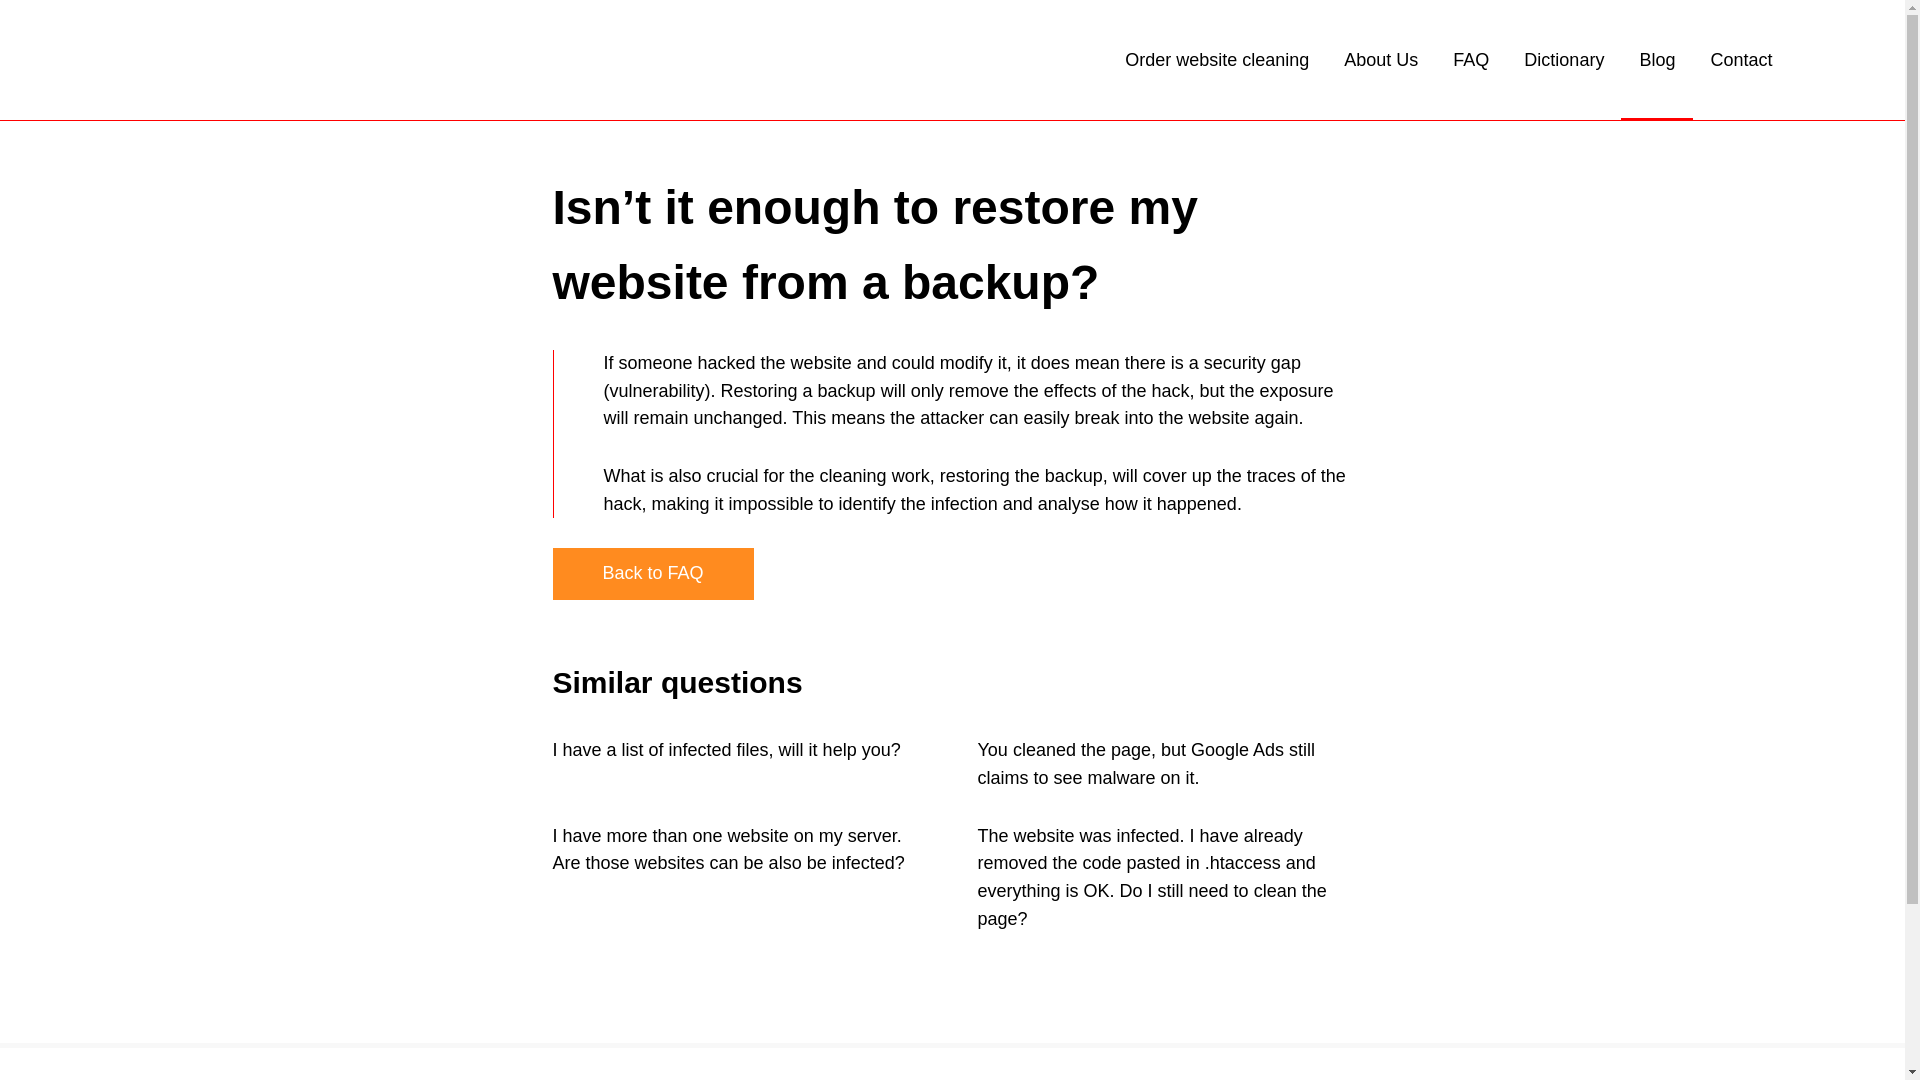 The height and width of the screenshot is (1080, 1920). I want to click on 'Blog', so click(1656, 59).